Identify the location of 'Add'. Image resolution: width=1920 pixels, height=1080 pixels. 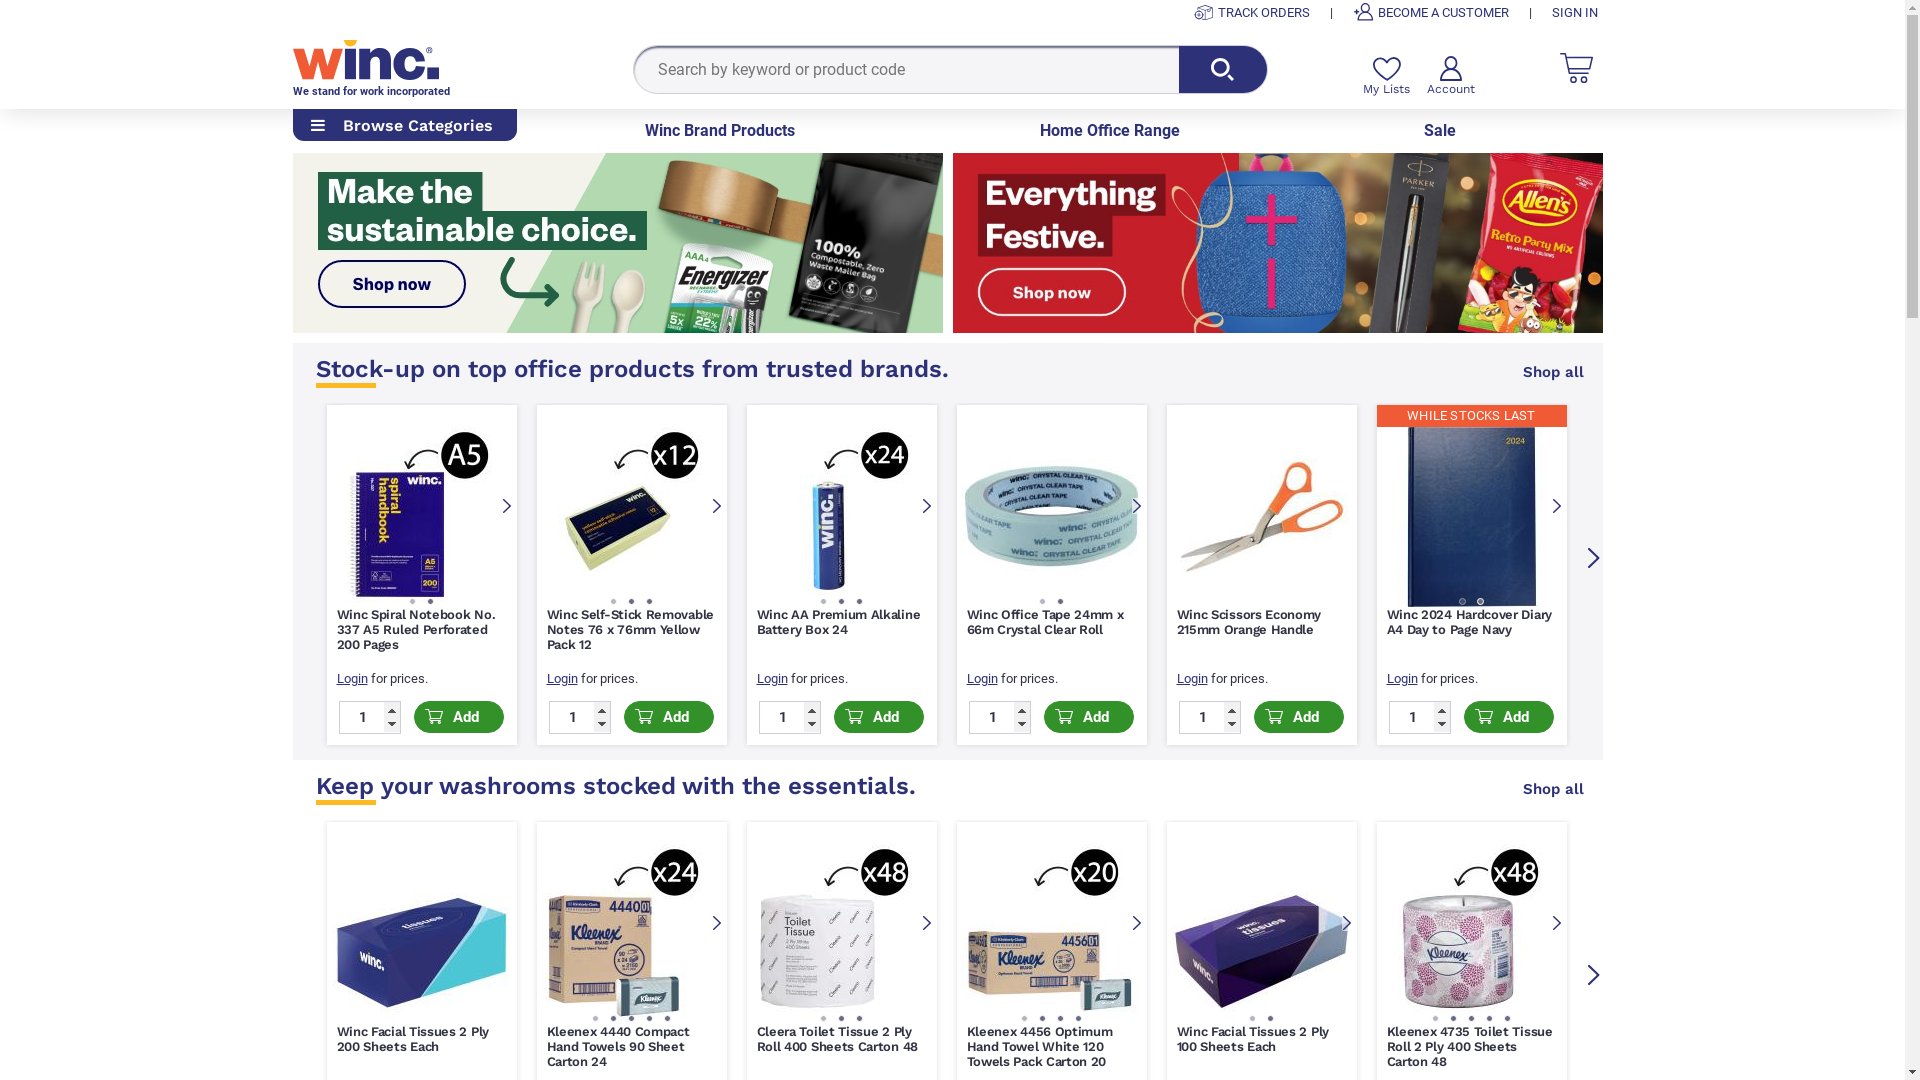
(458, 716).